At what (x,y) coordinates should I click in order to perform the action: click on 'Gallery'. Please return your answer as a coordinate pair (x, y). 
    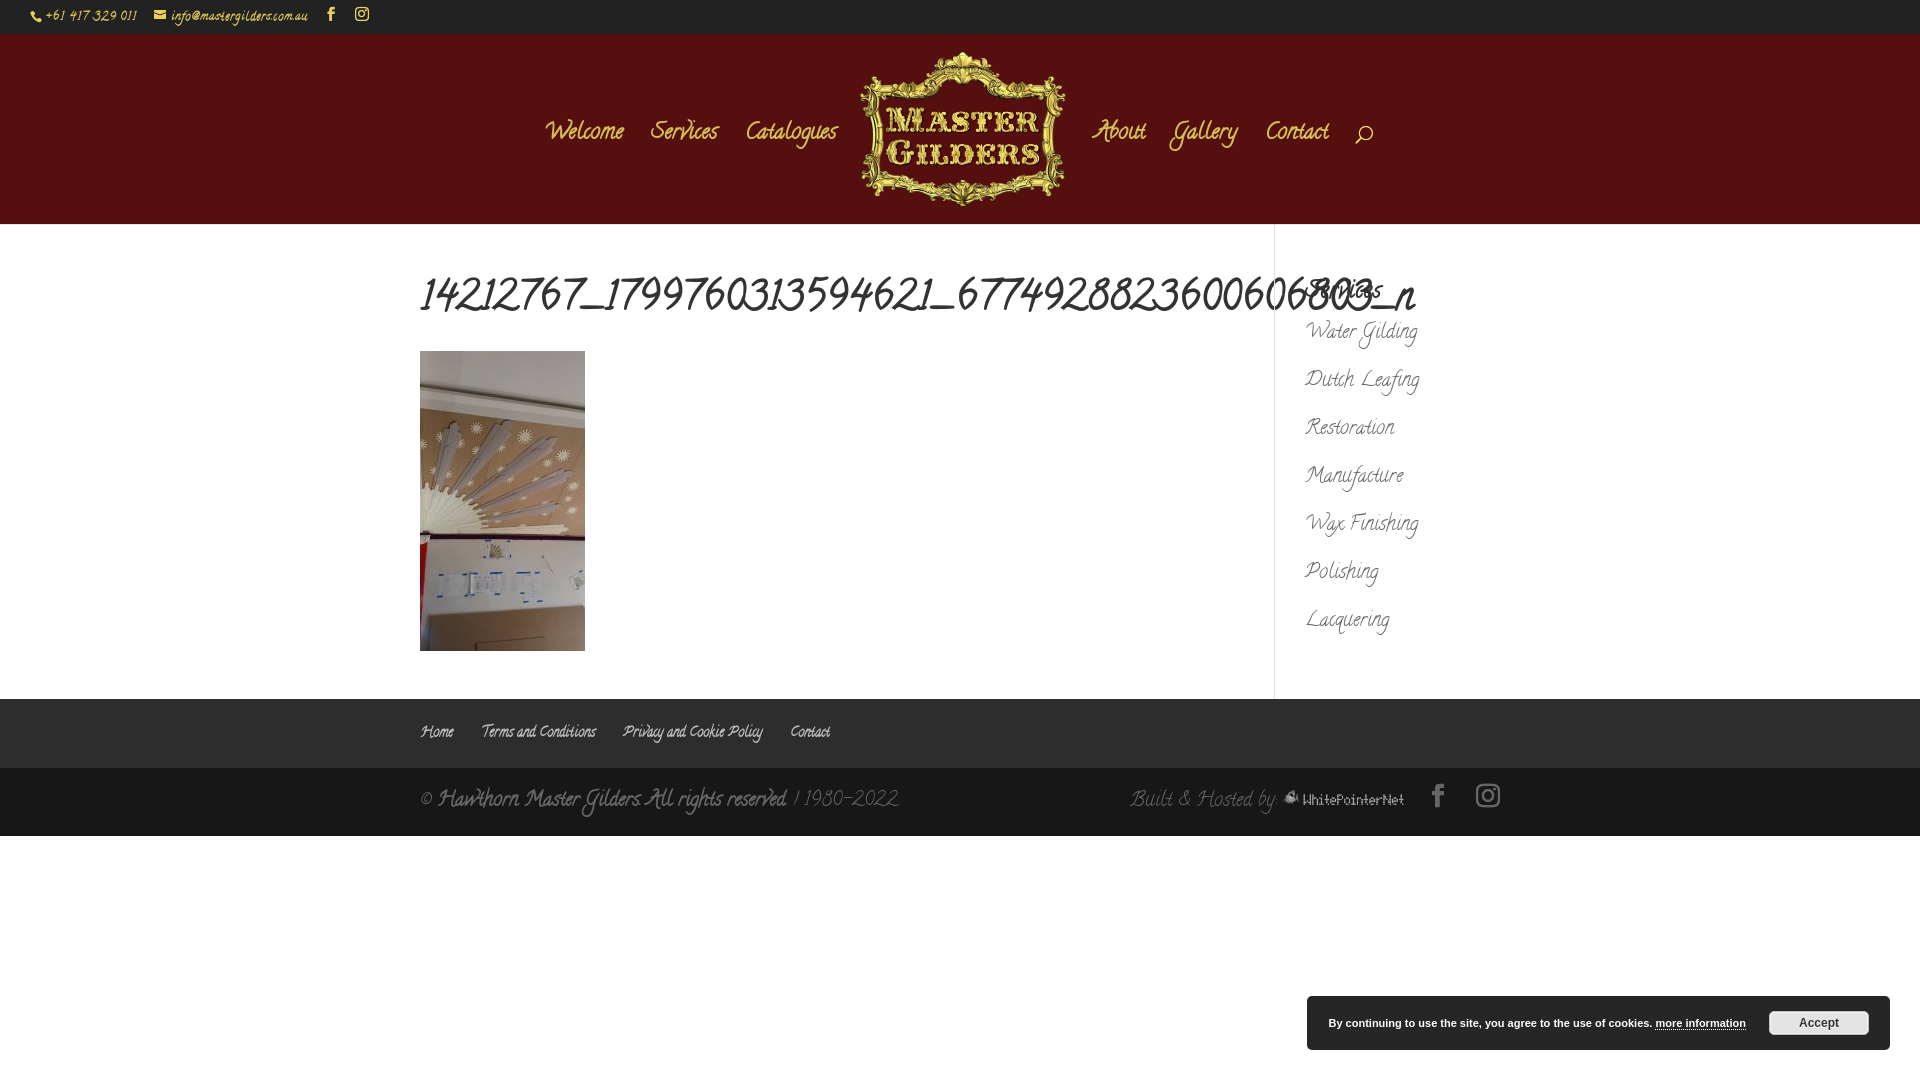
    Looking at the image, I should click on (1203, 174).